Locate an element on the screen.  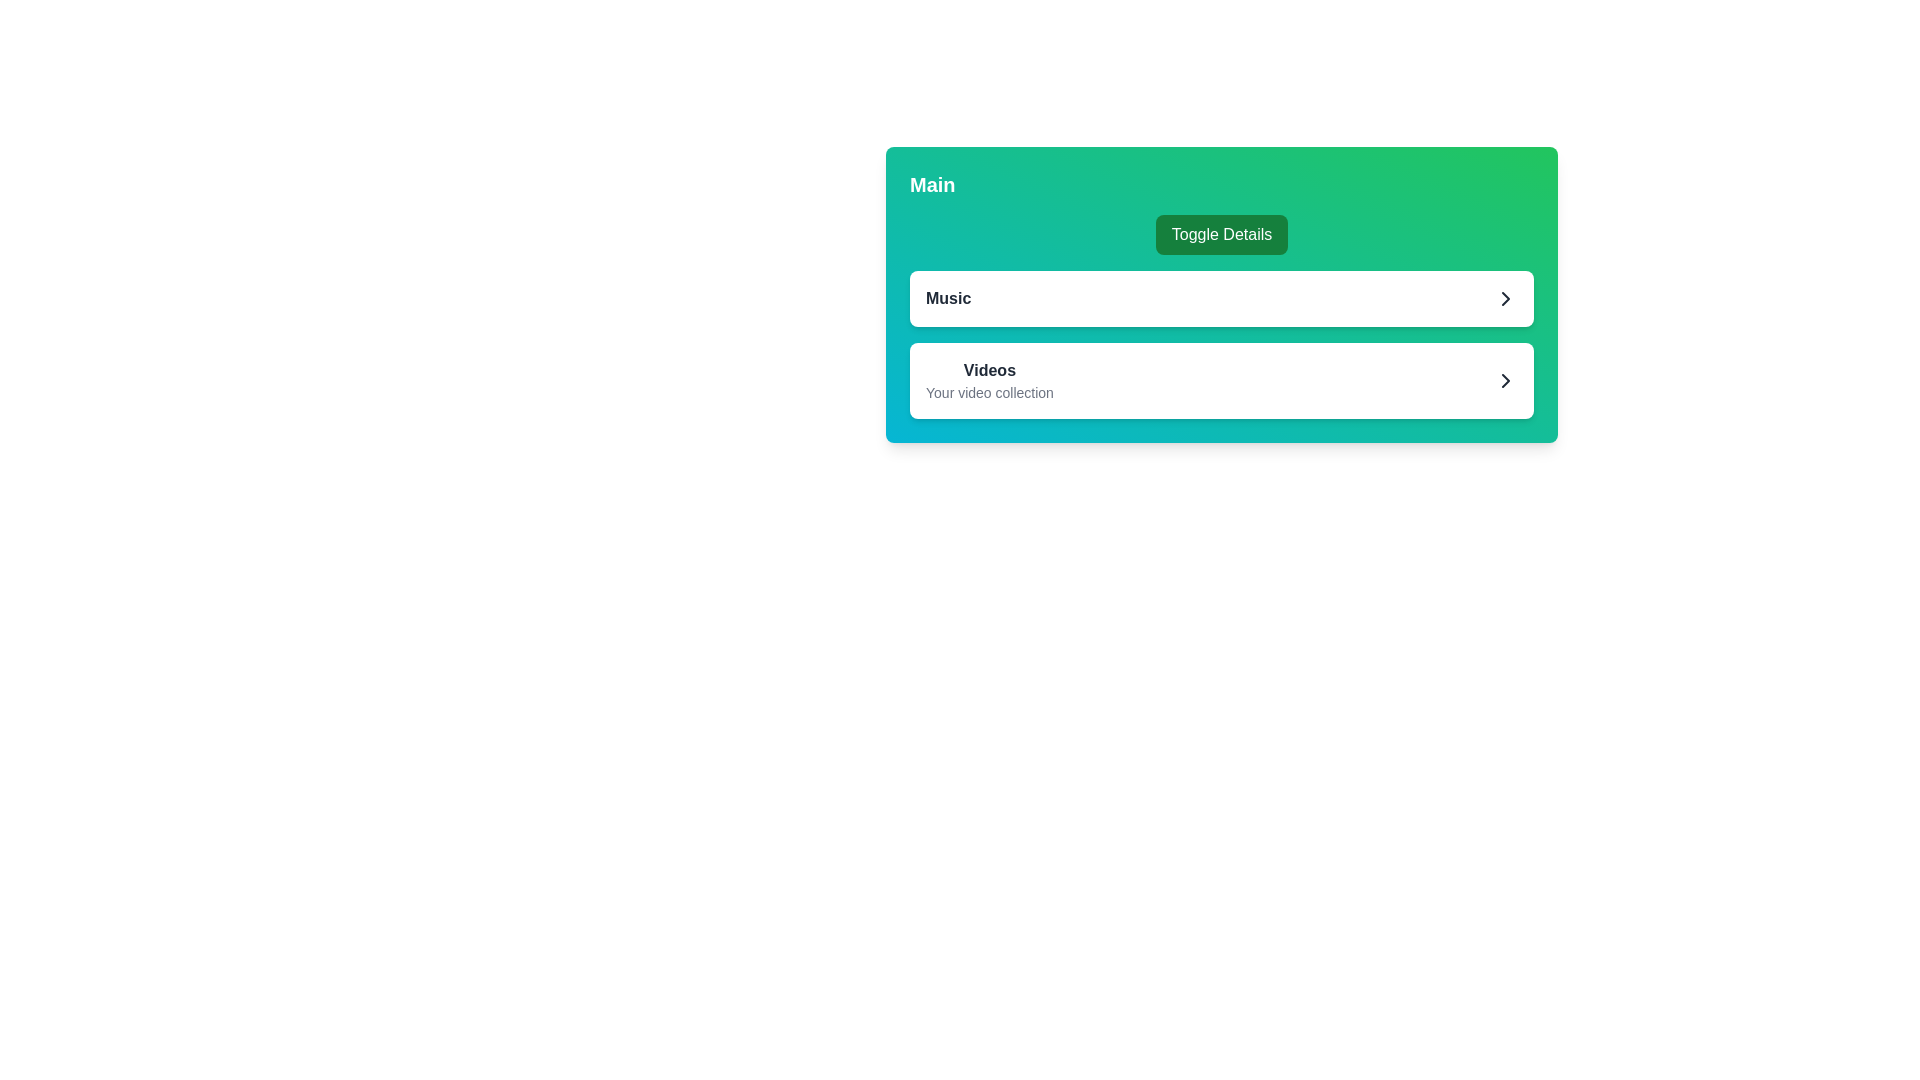
the button located below the 'Toggle Details' green button and above the 'Videos' entry is located at coordinates (1221, 294).